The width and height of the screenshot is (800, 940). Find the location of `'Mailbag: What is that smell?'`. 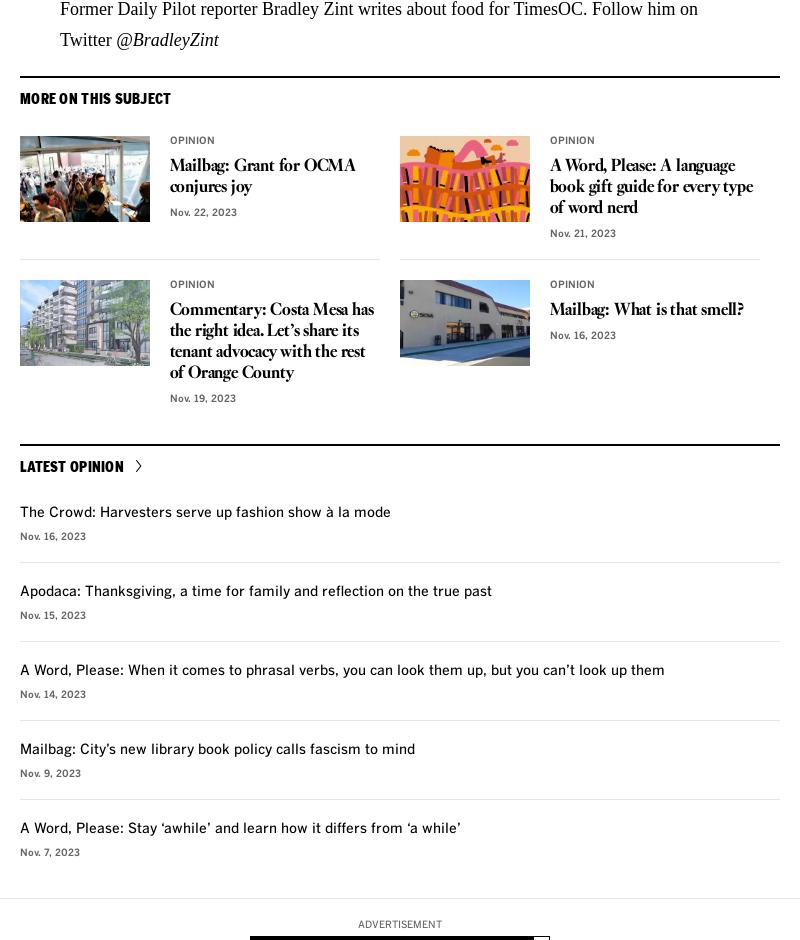

'Mailbag: What is that smell?' is located at coordinates (645, 308).